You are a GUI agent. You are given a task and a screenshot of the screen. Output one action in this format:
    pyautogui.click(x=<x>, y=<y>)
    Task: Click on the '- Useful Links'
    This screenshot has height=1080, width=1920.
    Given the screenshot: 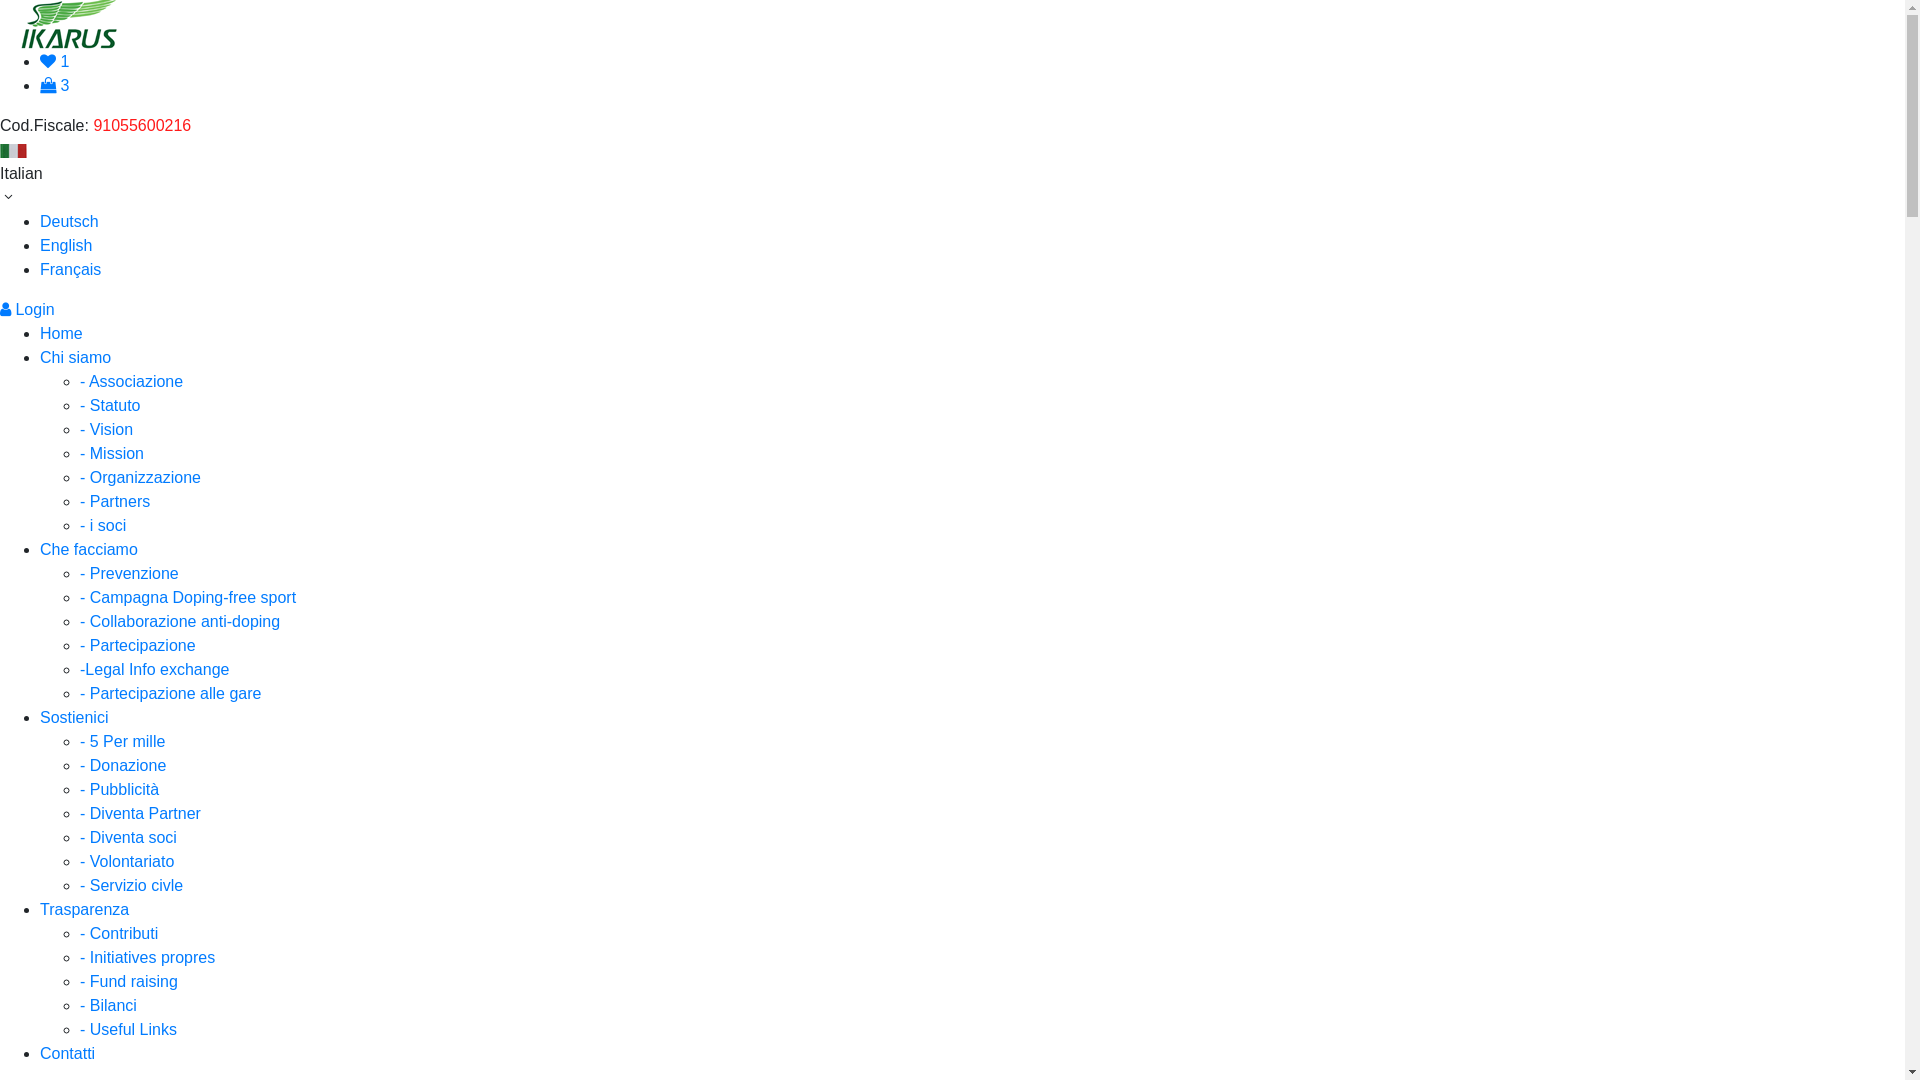 What is the action you would take?
    pyautogui.click(x=80, y=1029)
    